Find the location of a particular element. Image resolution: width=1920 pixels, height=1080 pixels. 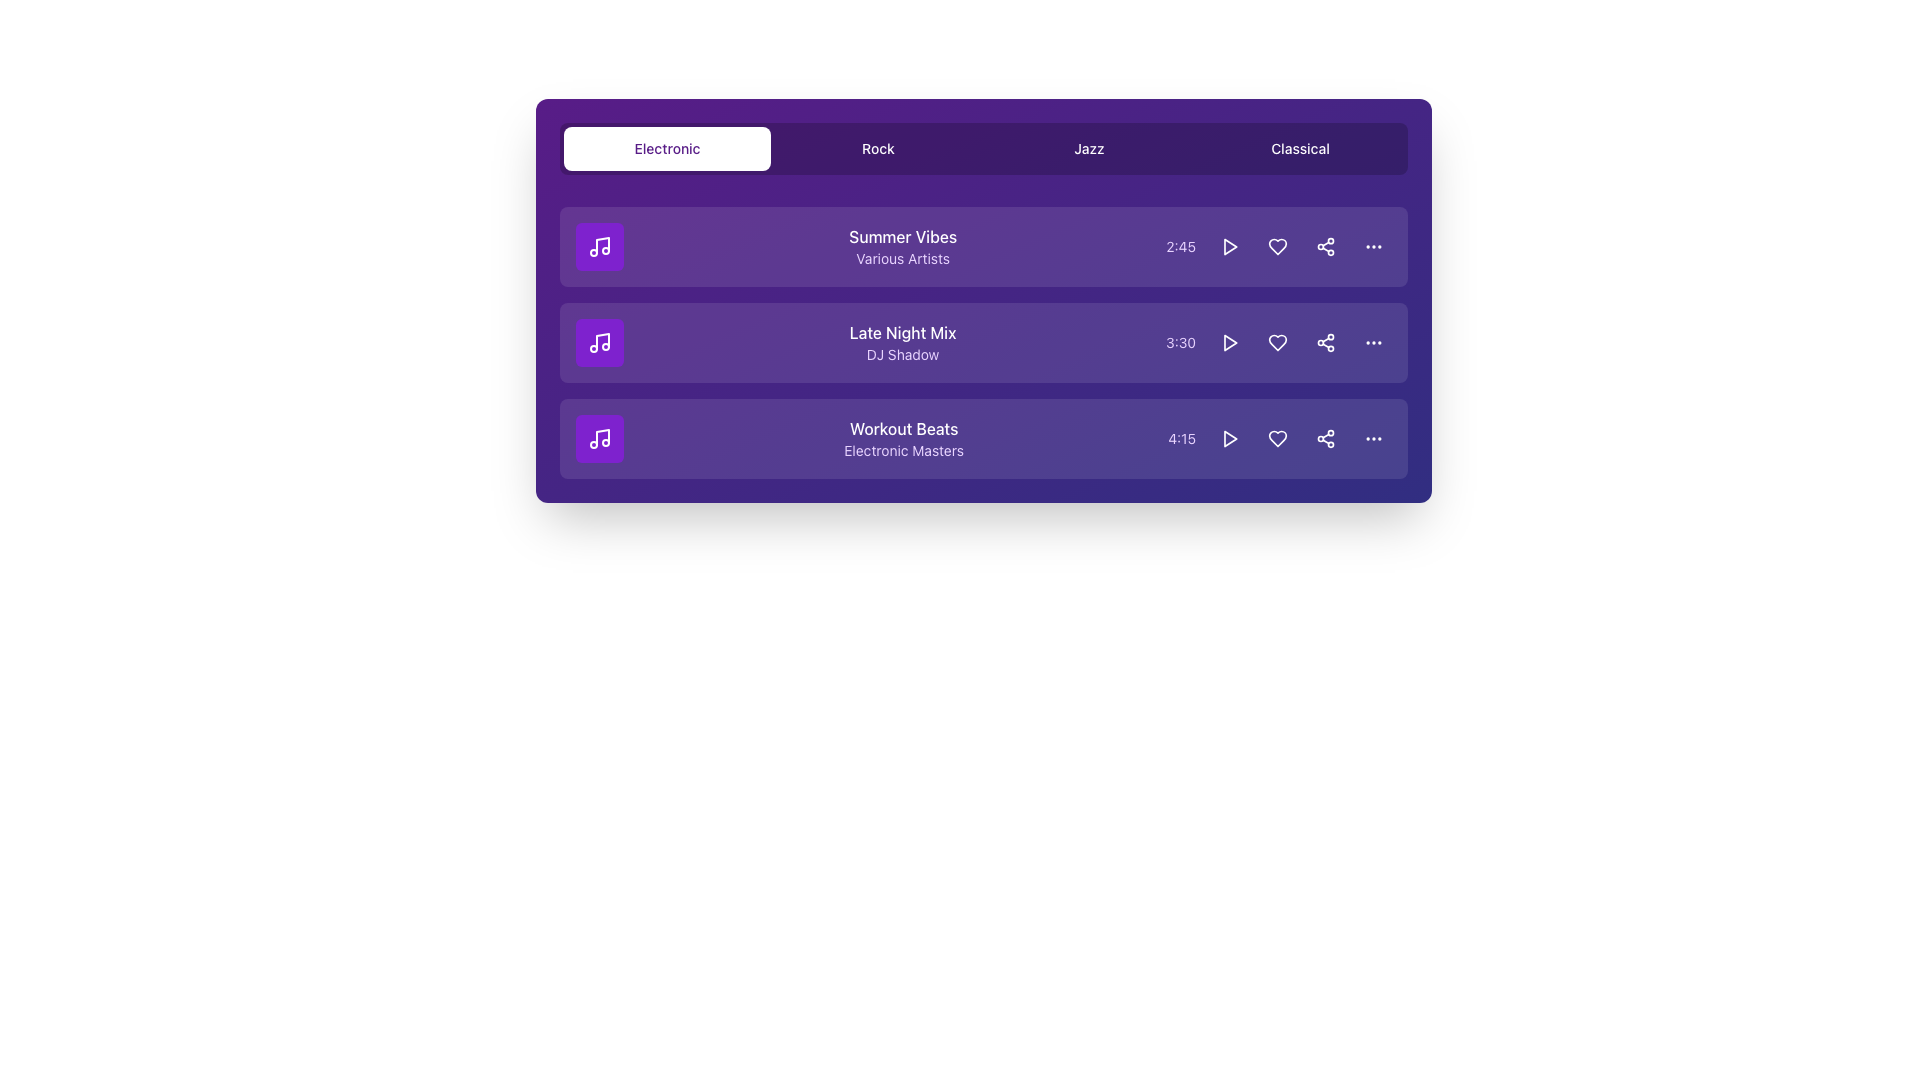

the play button located in the right-most section of the third row within a list of items to initiate playback of the associated media track is located at coordinates (1228, 438).